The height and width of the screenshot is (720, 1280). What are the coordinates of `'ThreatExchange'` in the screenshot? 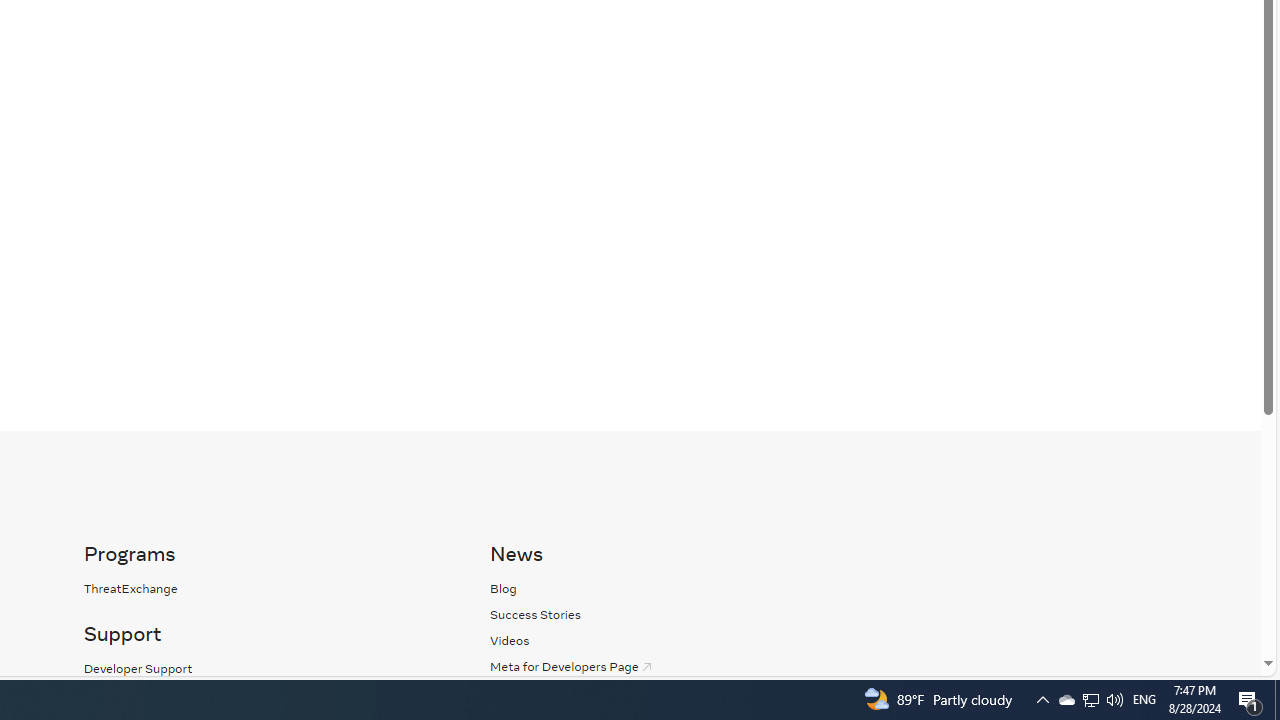 It's located at (129, 587).